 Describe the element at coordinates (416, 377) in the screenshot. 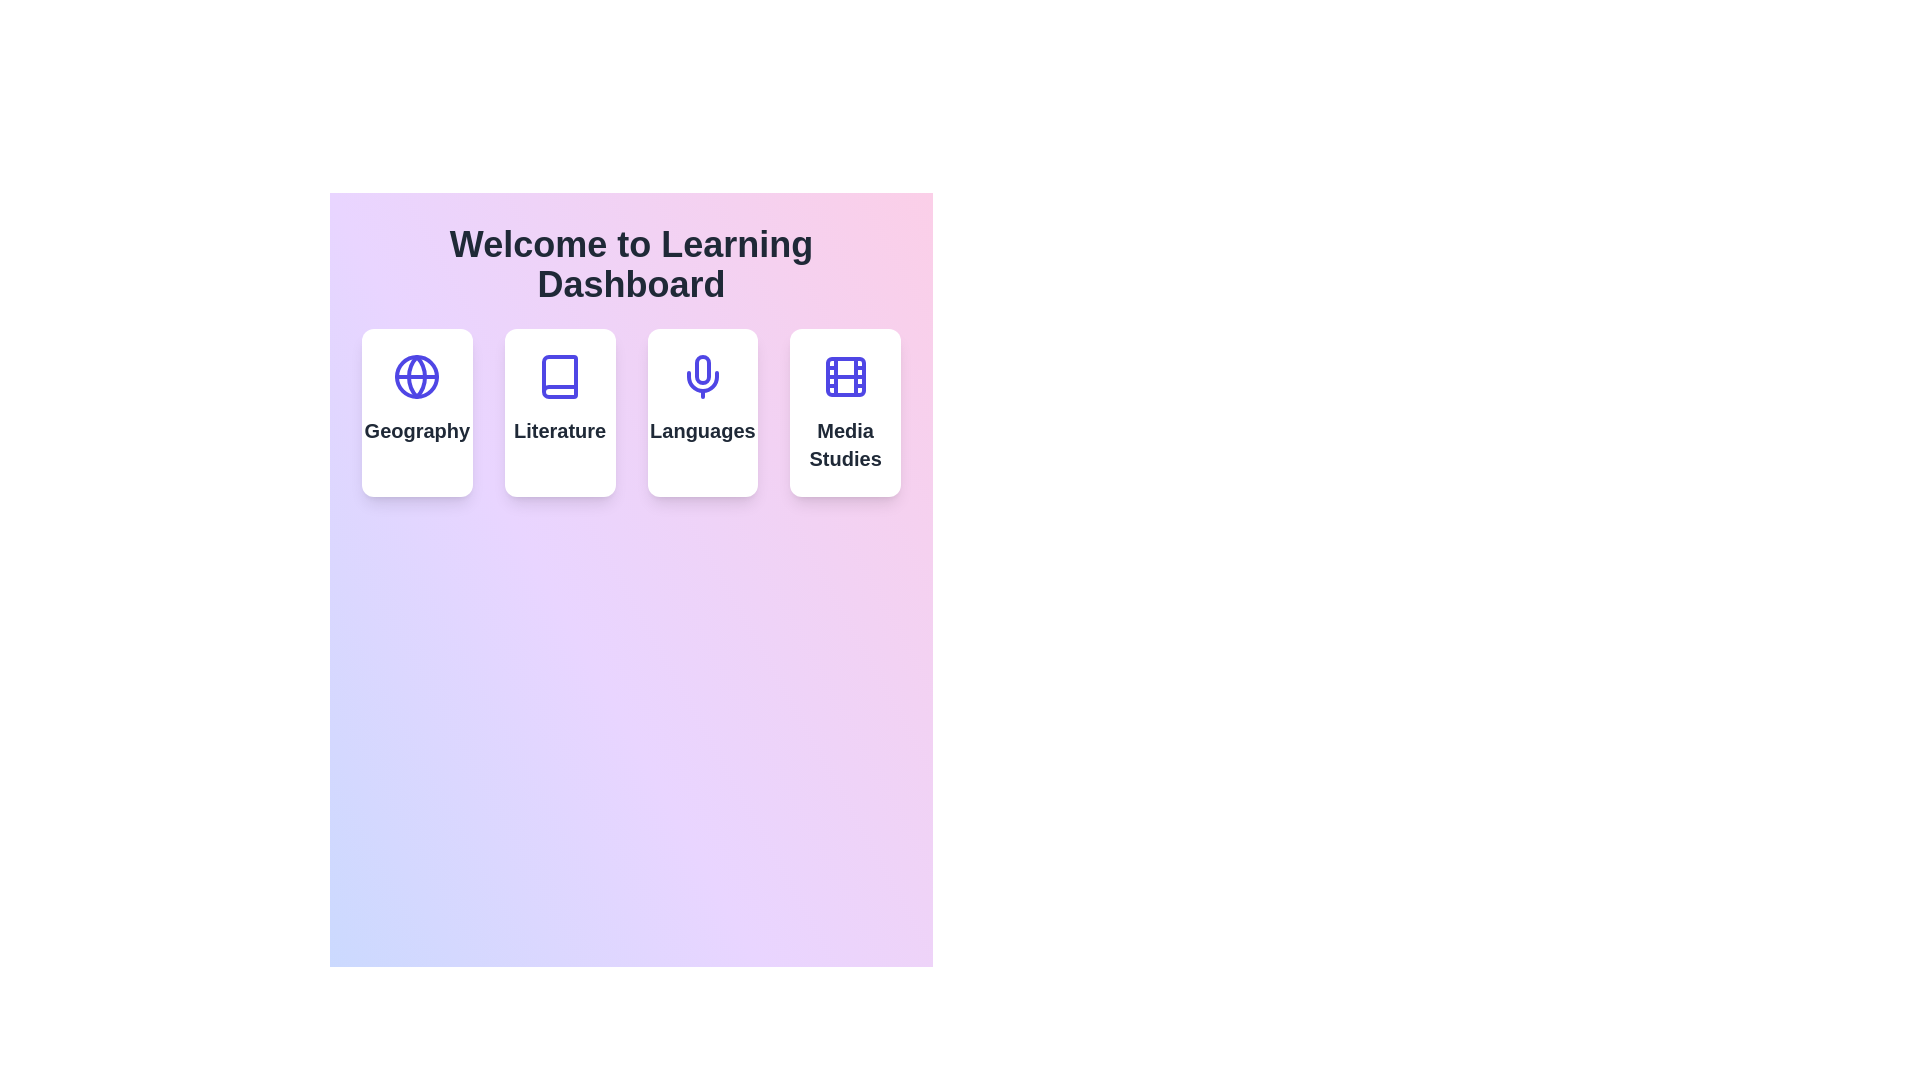

I see `the circular shape that is part of the globe icon representing the 'Geography' section, located in the leftmost position among the options` at that location.